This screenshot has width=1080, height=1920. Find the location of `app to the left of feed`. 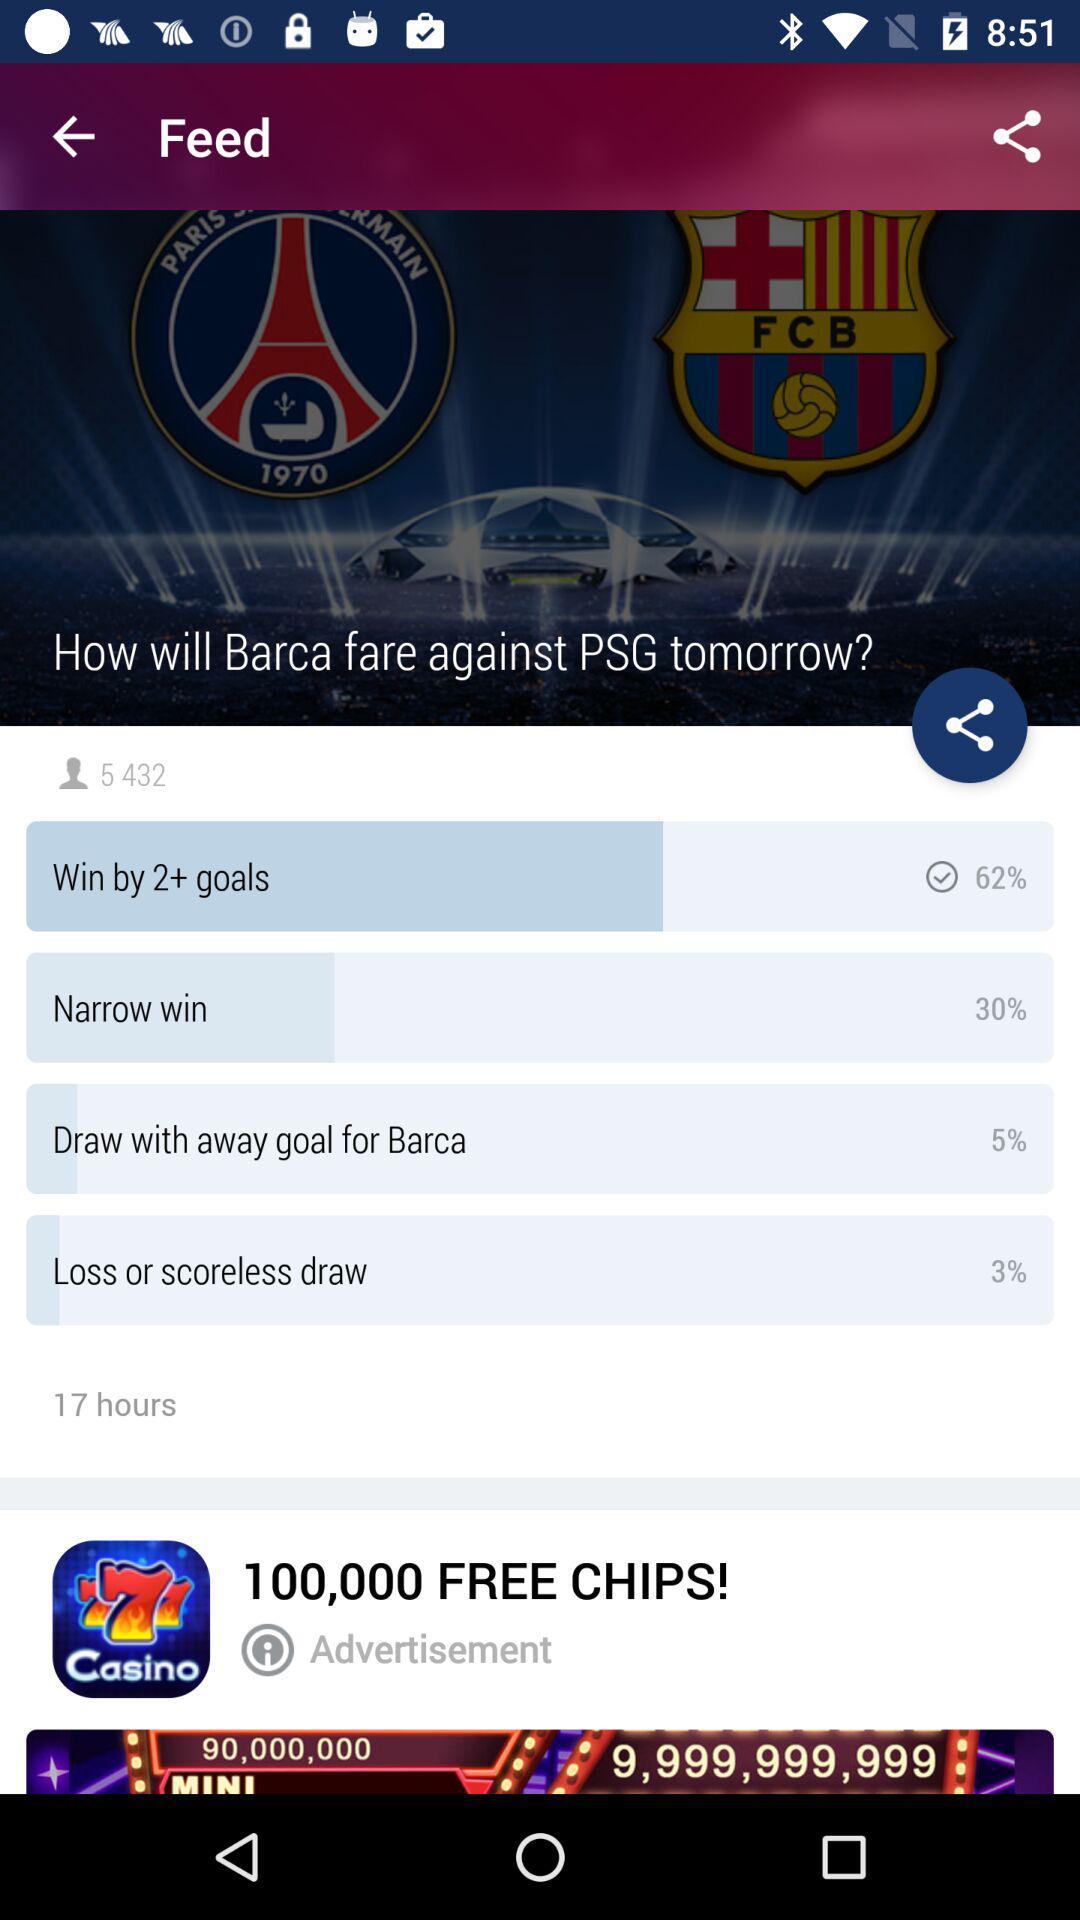

app to the left of feed is located at coordinates (72, 135).